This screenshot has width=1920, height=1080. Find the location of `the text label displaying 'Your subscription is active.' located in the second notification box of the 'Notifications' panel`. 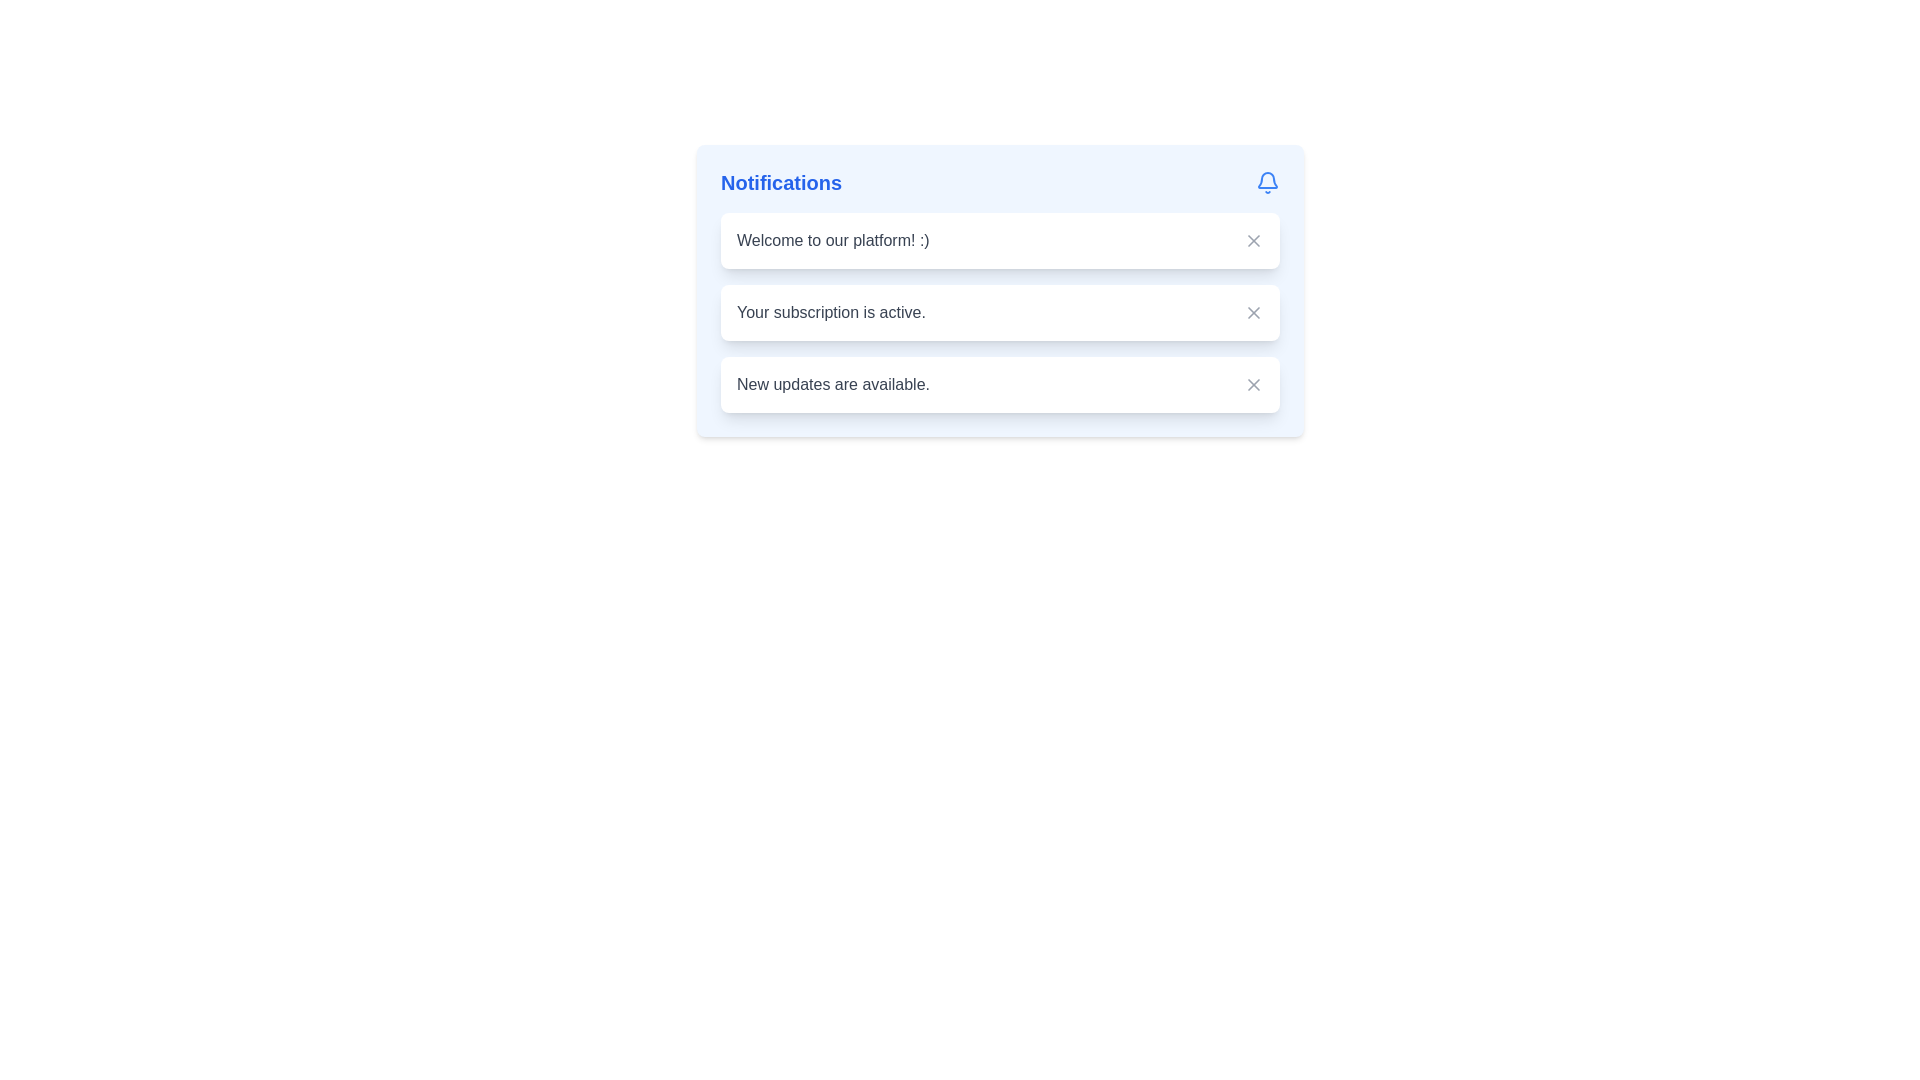

the text label displaying 'Your subscription is active.' located in the second notification box of the 'Notifications' panel is located at coordinates (831, 312).